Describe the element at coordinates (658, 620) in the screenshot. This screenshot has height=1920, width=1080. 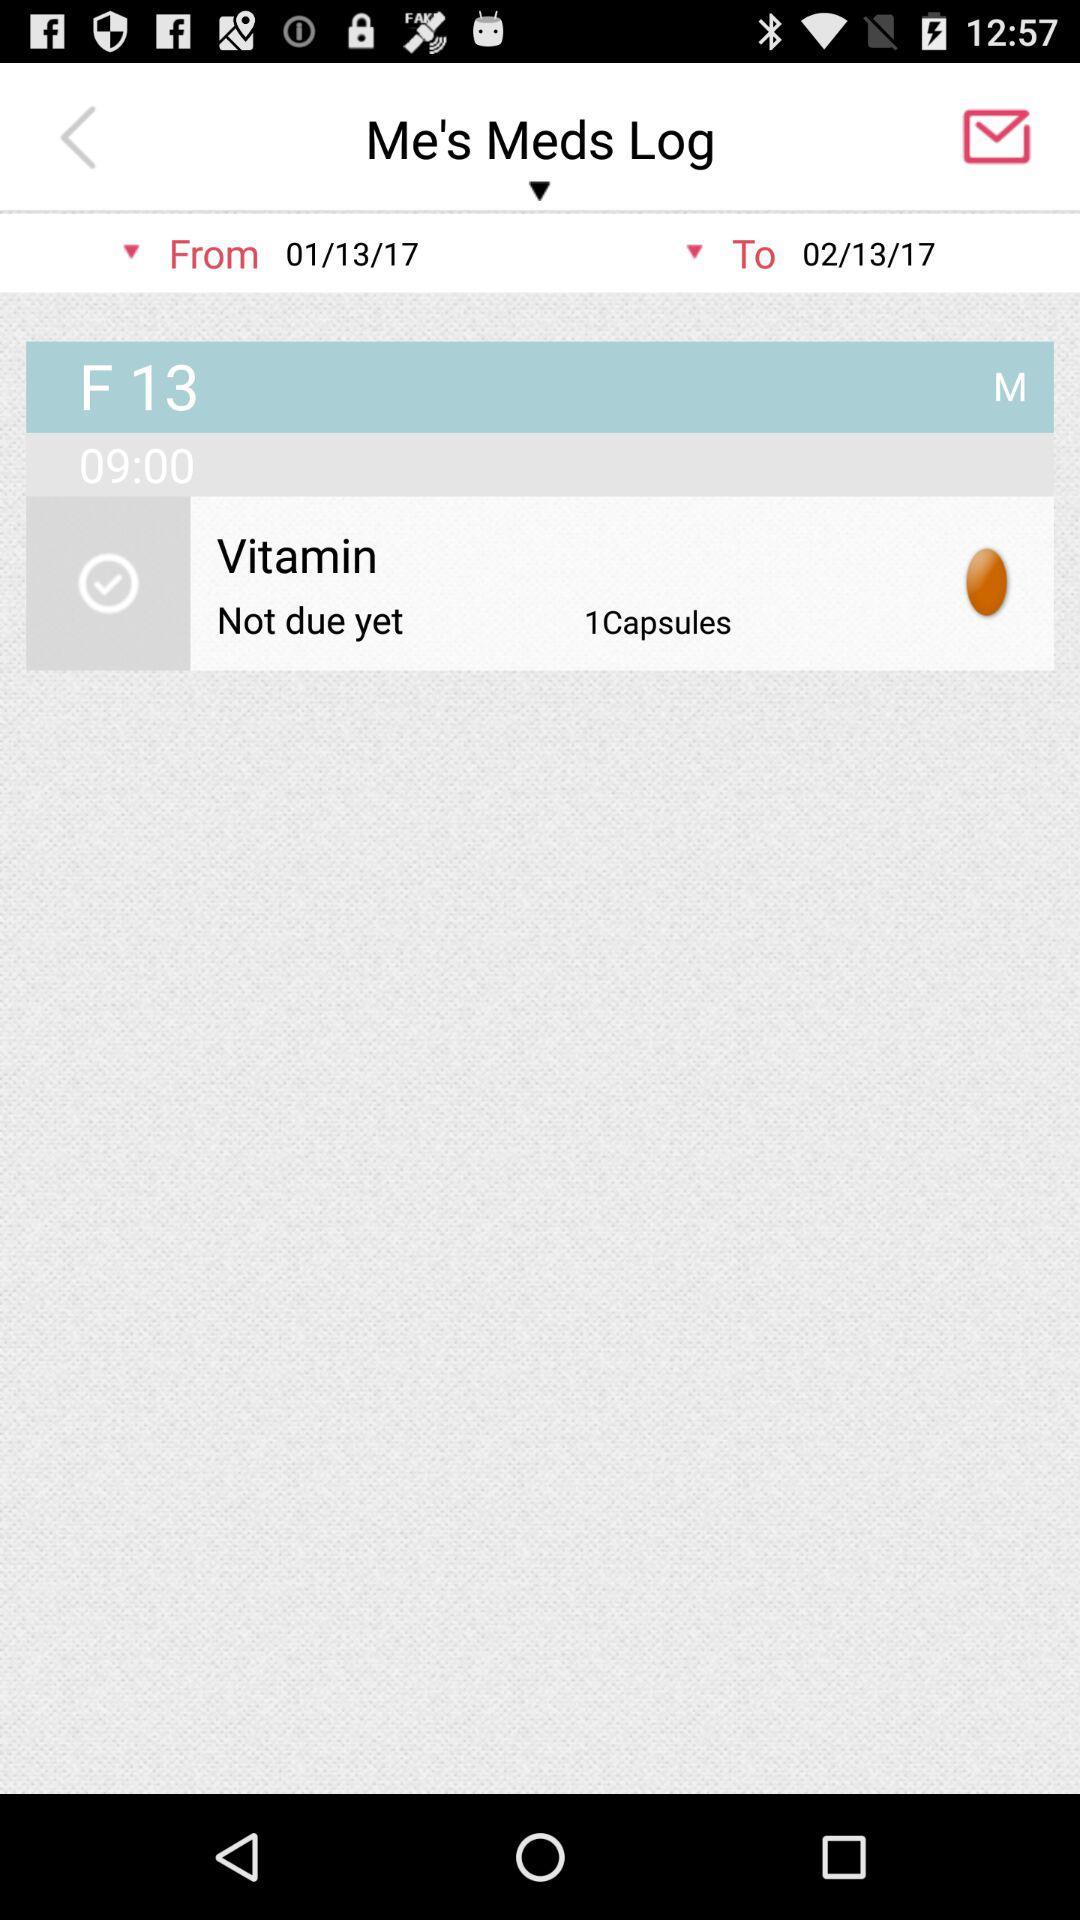
I see `the app next to the not due yet app` at that location.